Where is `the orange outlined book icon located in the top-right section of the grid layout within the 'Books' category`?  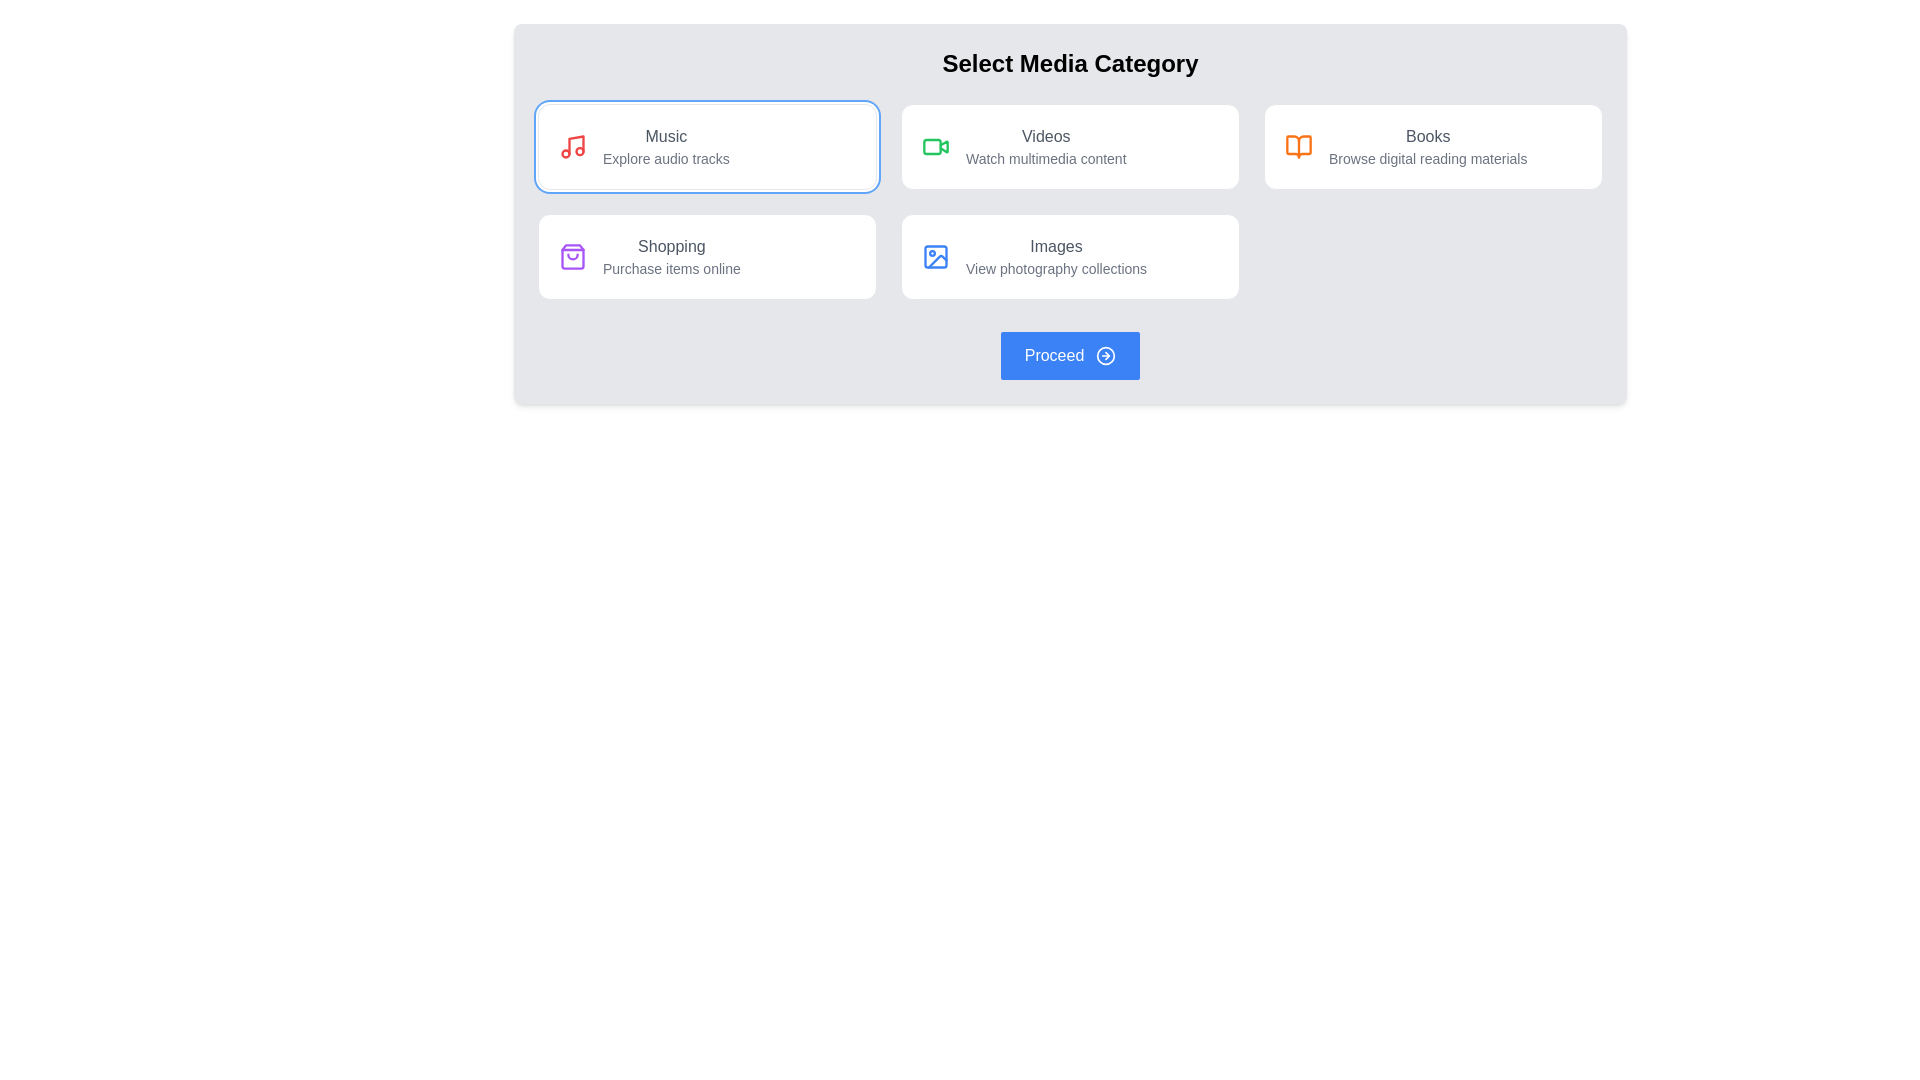 the orange outlined book icon located in the top-right section of the grid layout within the 'Books' category is located at coordinates (1299, 145).